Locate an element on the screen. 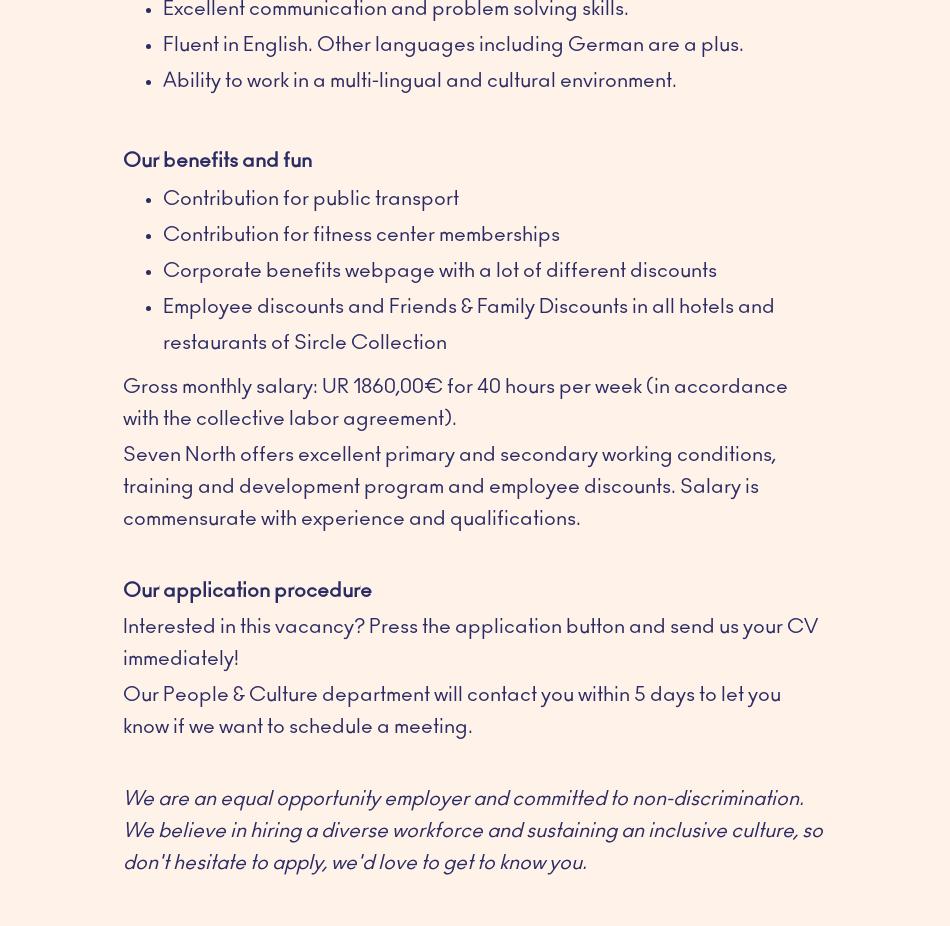 The height and width of the screenshot is (926, 950). 'Corporate benefits webpage with a lot of different discounts' is located at coordinates (439, 270).